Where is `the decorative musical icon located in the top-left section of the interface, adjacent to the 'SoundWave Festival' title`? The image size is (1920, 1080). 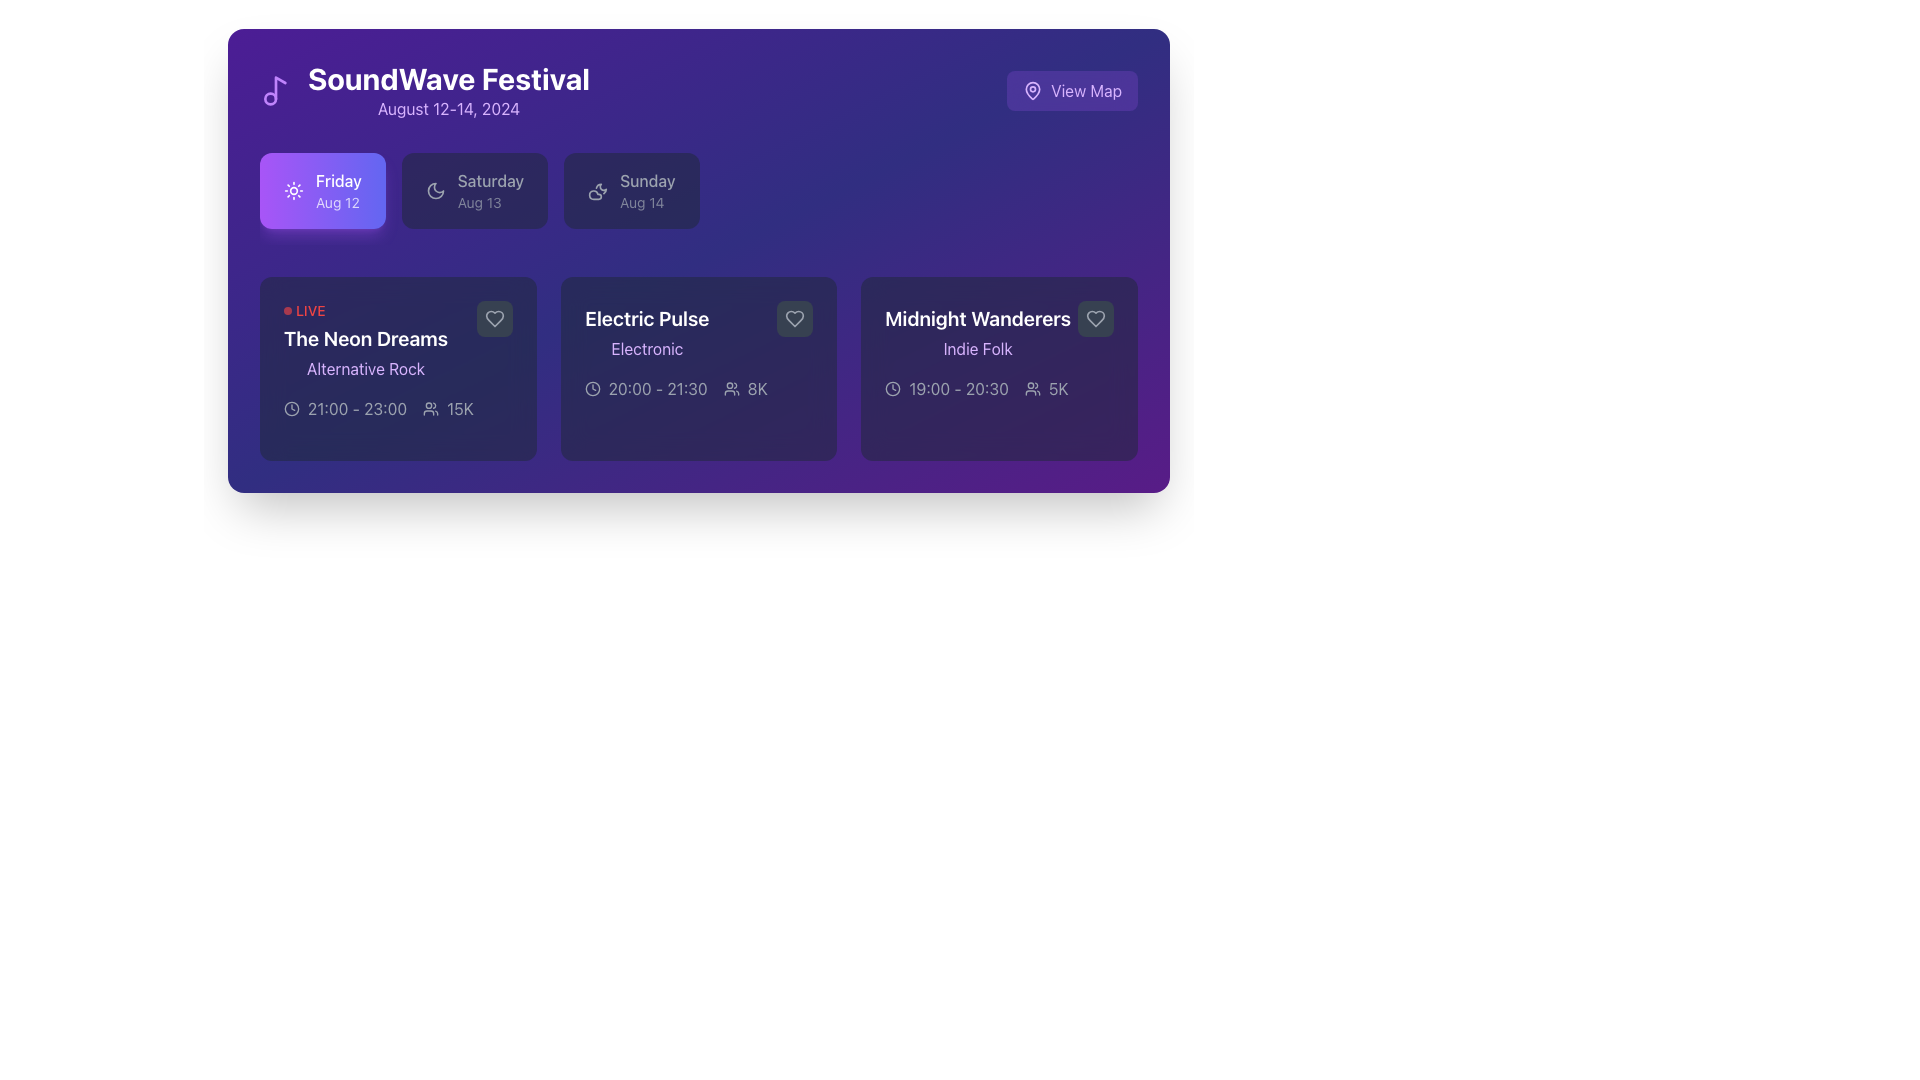
the decorative musical icon located in the top-left section of the interface, adjacent to the 'SoundWave Festival' title is located at coordinates (279, 87).